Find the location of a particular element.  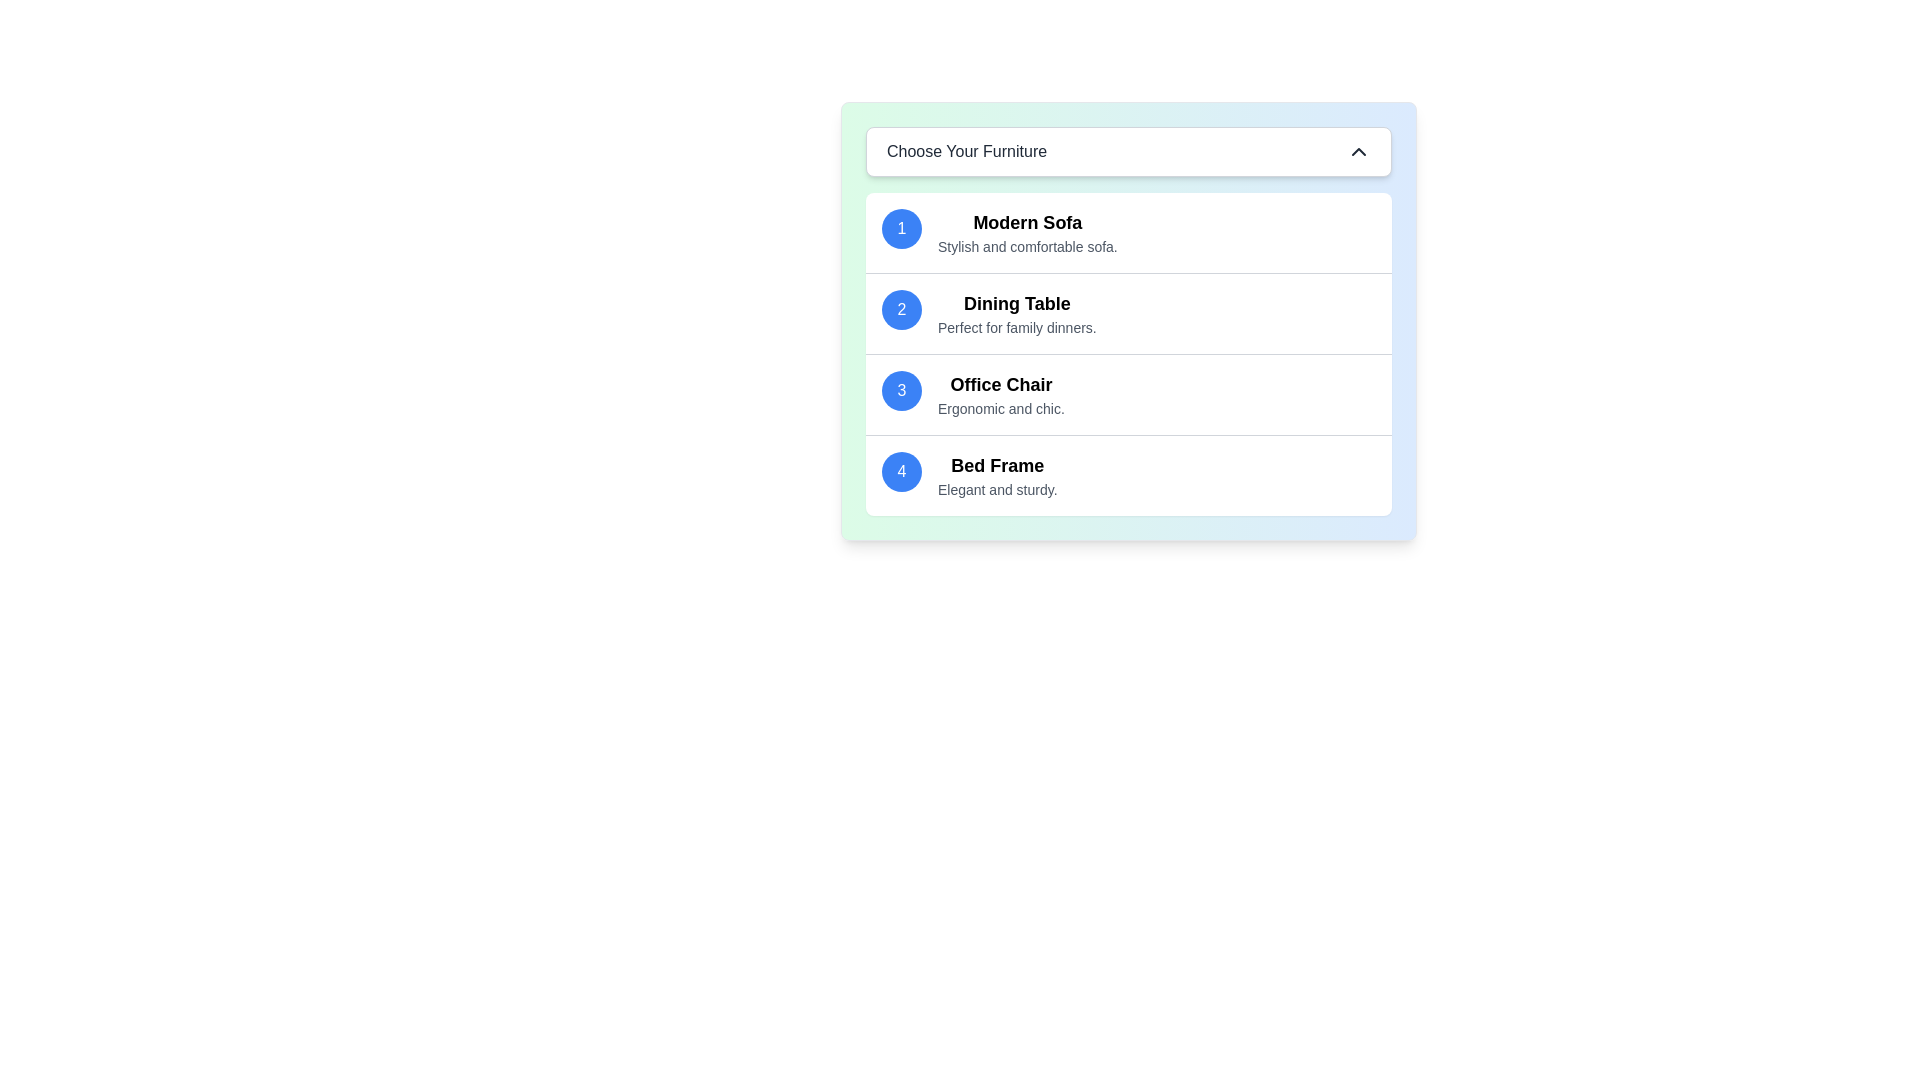

the second item in the list representing 'Dining Table', which provides a brief description 'Perfect for family dinners.' is located at coordinates (1128, 313).